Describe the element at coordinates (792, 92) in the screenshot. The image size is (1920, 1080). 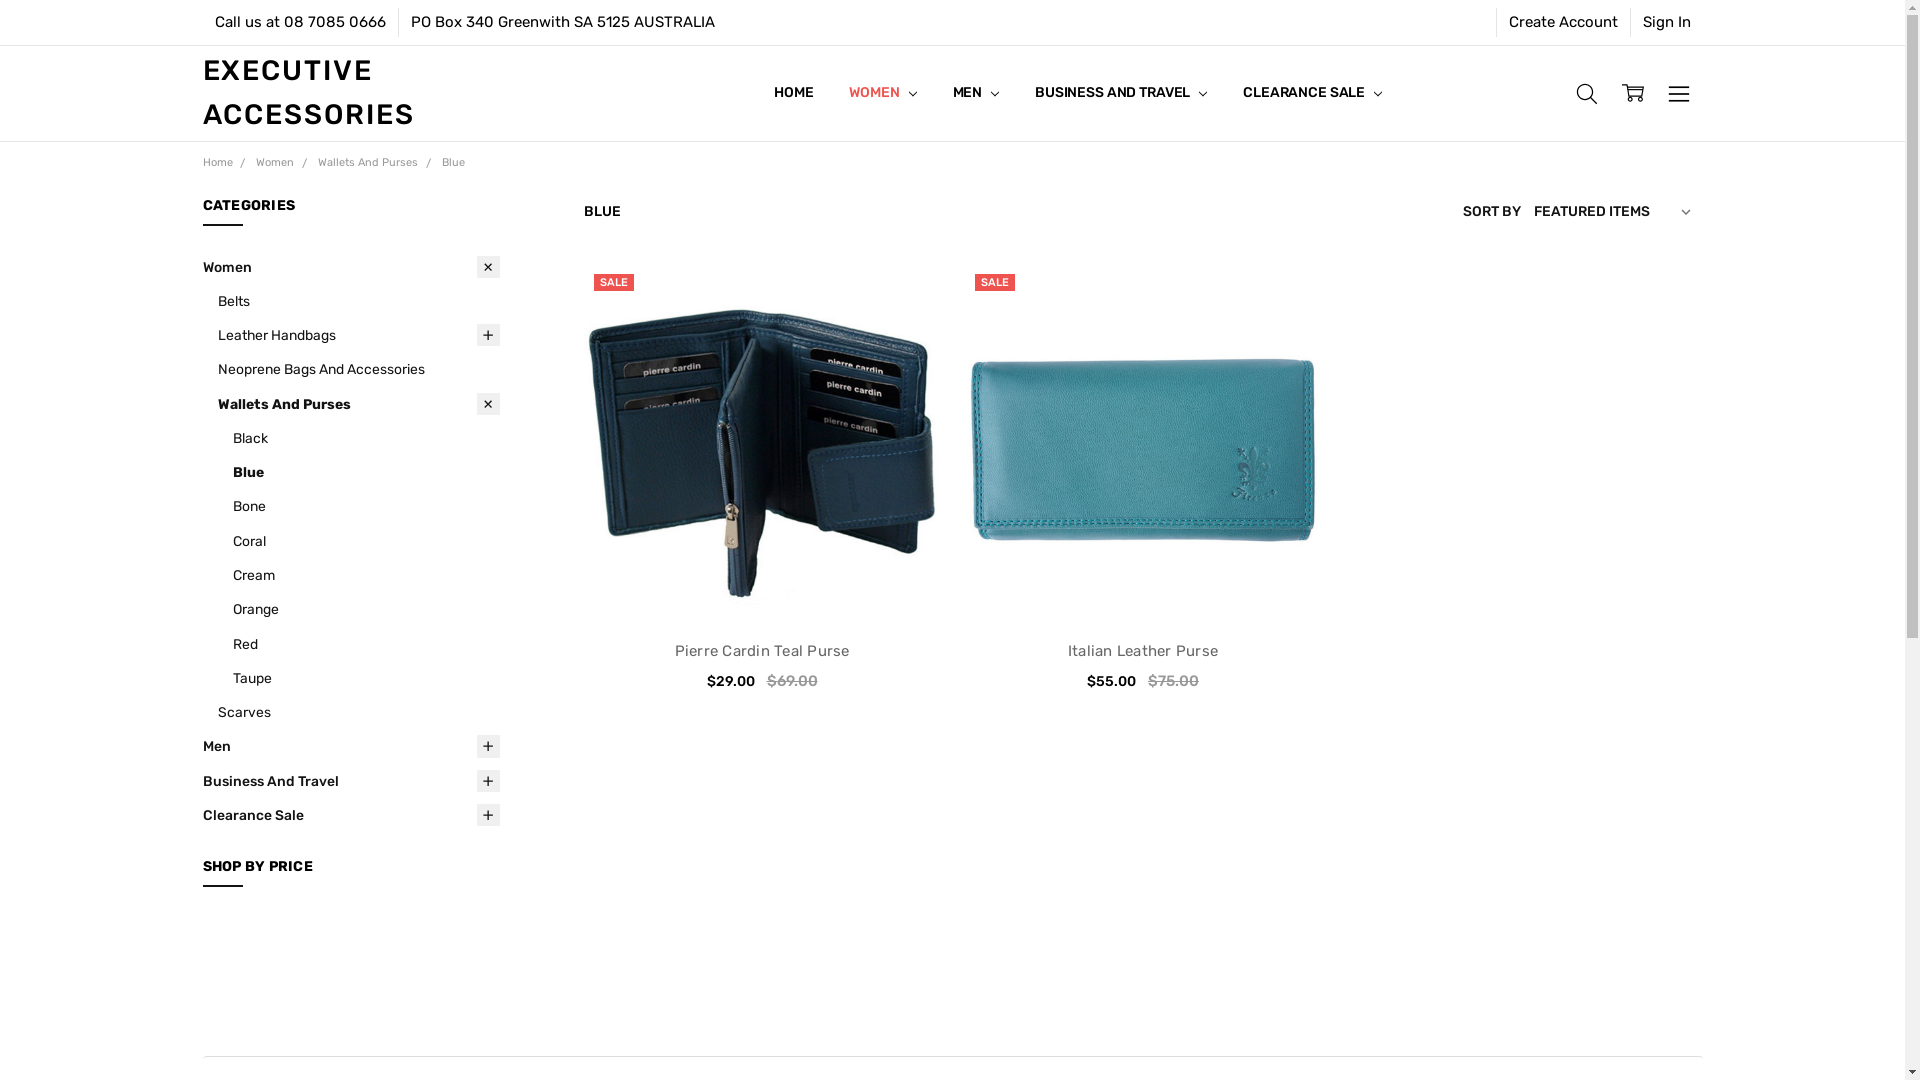
I see `'HOME'` at that location.